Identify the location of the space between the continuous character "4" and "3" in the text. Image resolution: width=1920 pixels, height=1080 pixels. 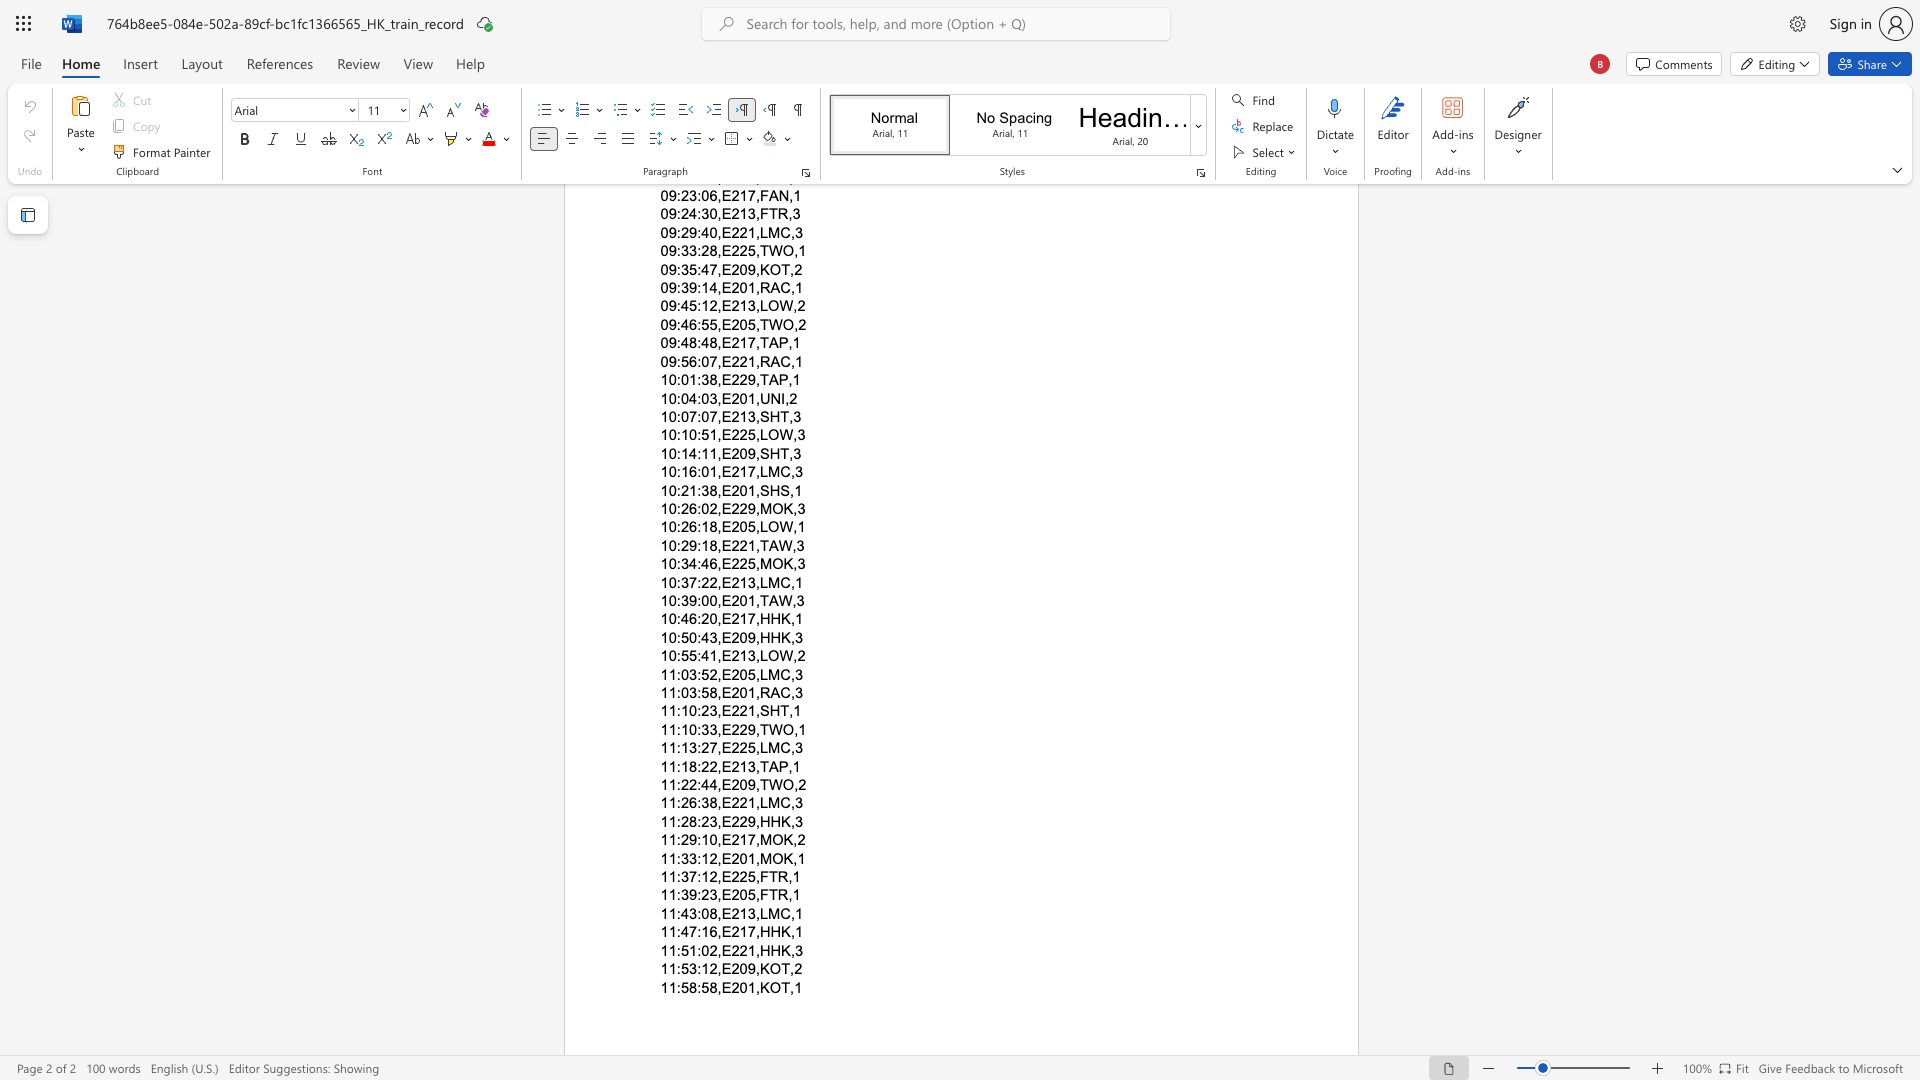
(709, 637).